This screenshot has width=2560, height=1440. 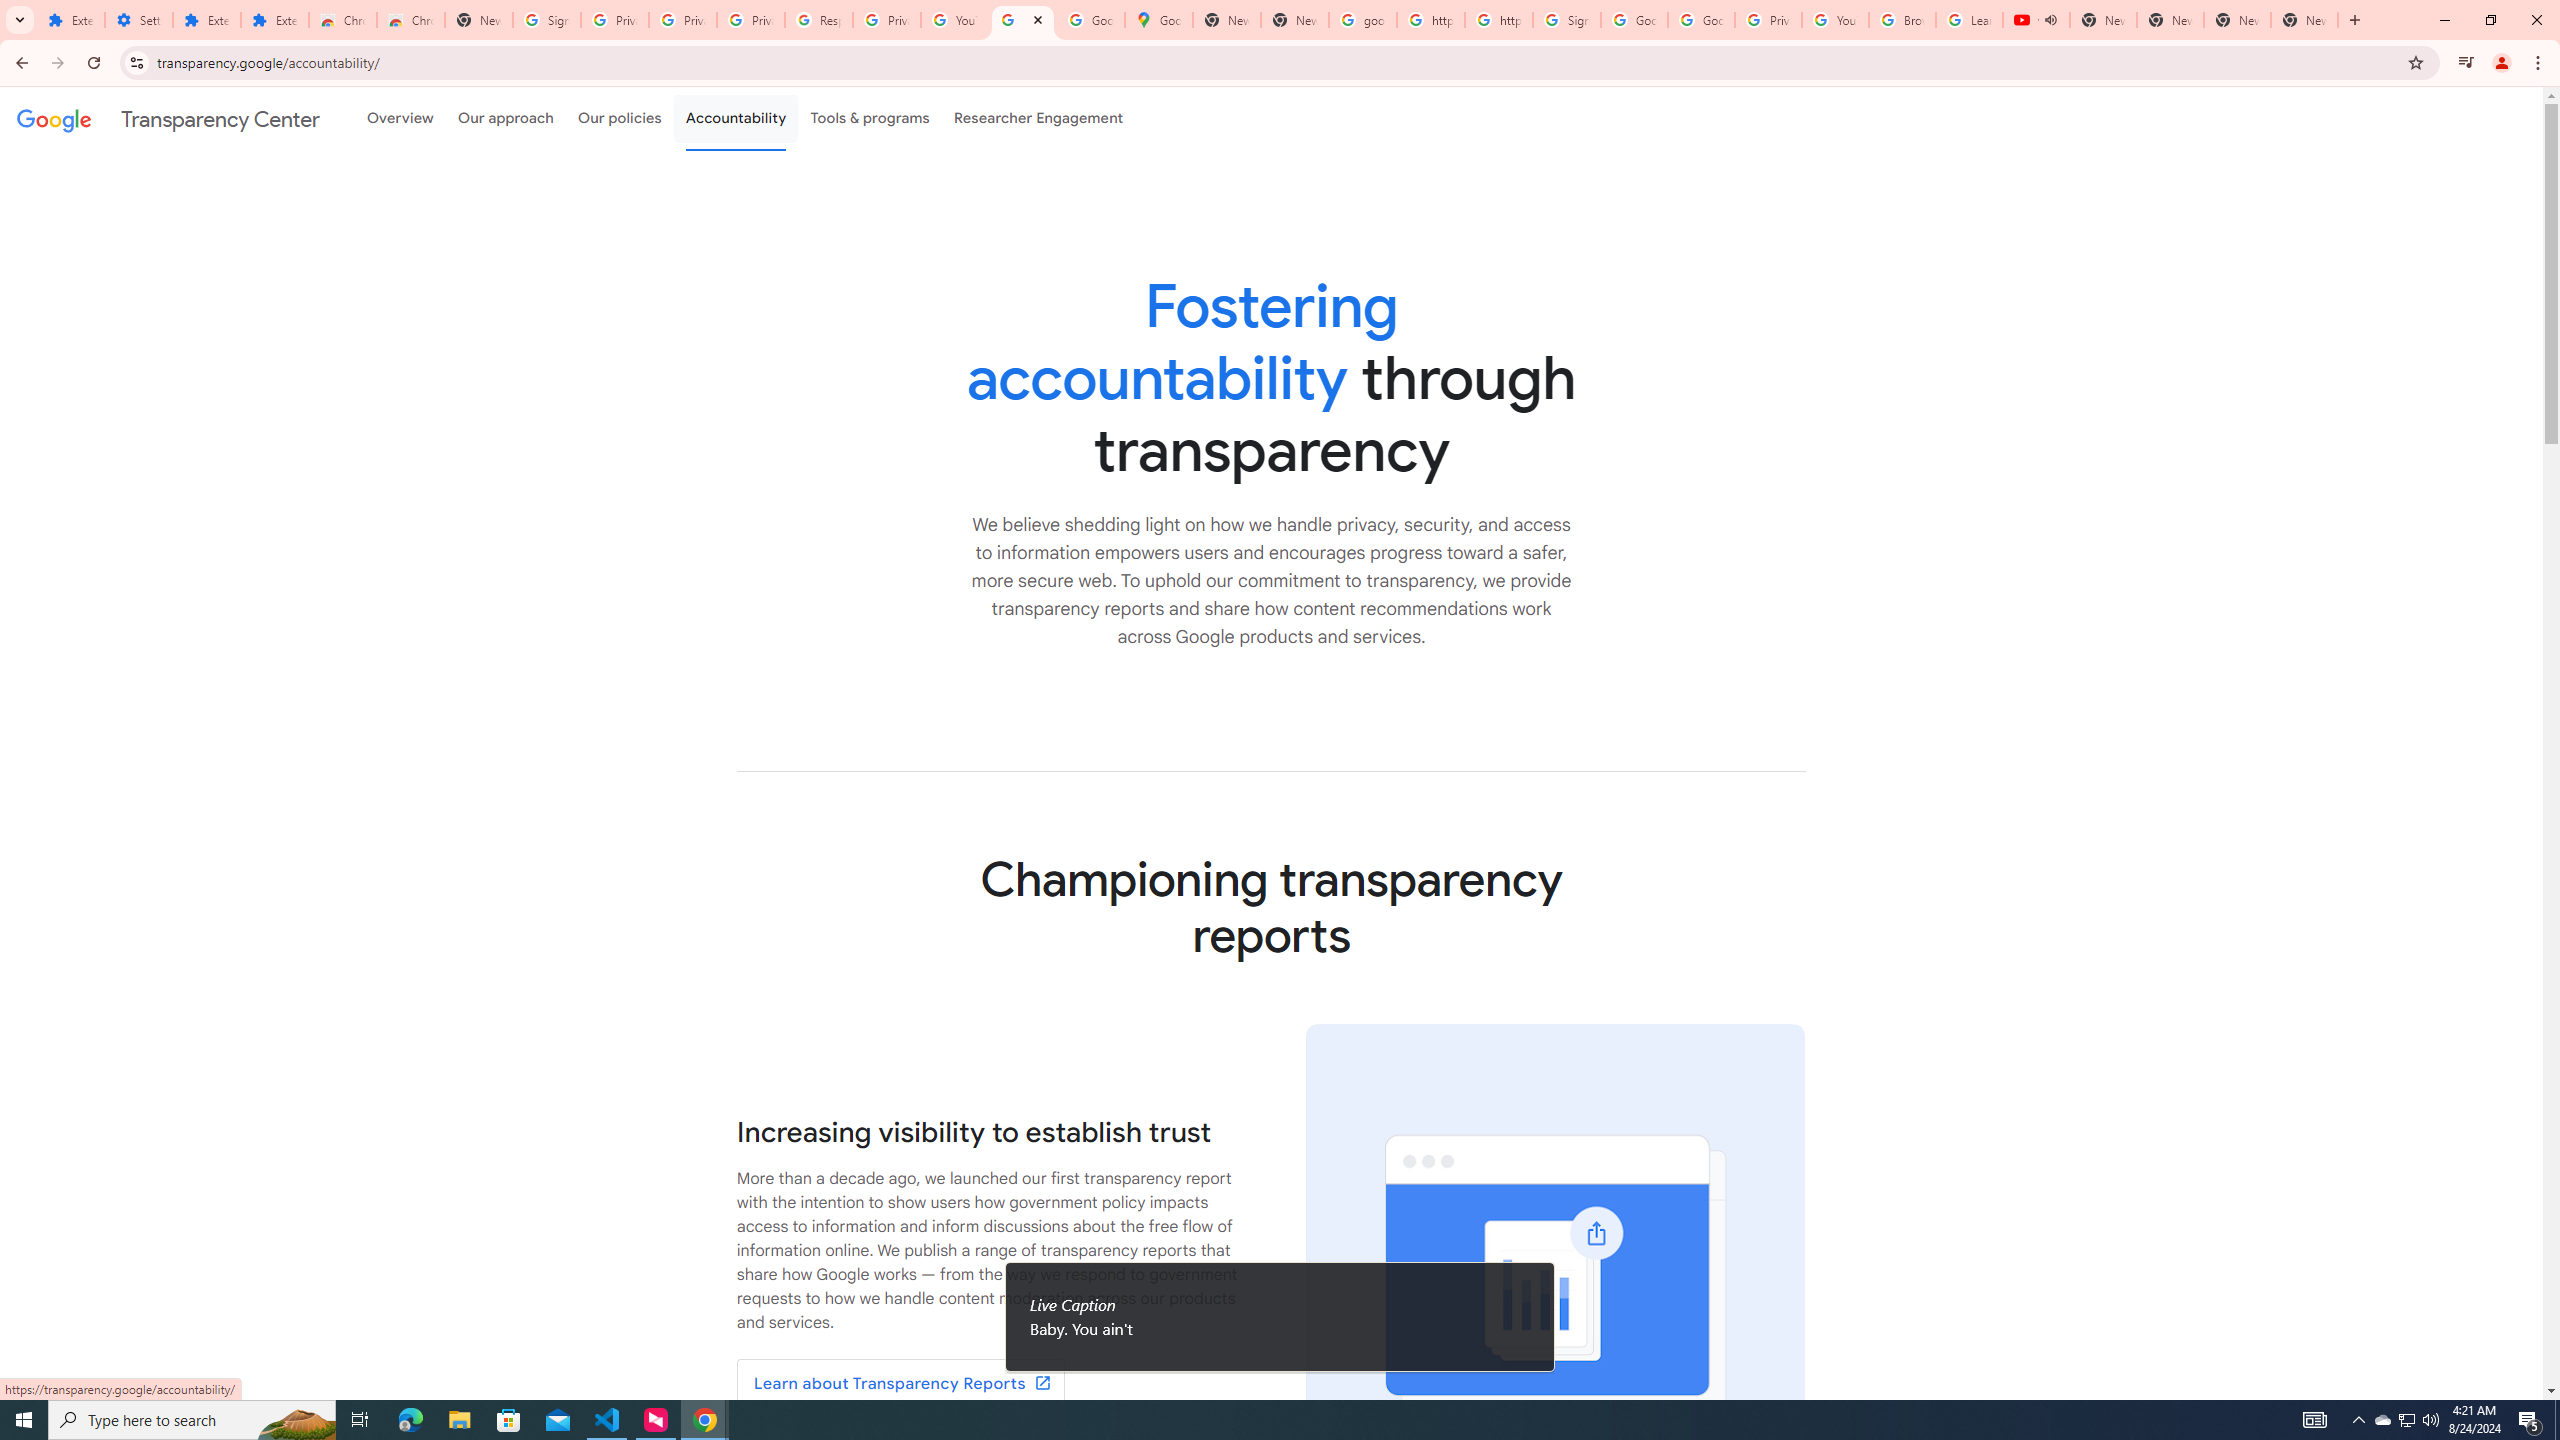 What do you see at coordinates (1497, 19) in the screenshot?
I see `'https://scholar.google.com/'` at bounding box center [1497, 19].